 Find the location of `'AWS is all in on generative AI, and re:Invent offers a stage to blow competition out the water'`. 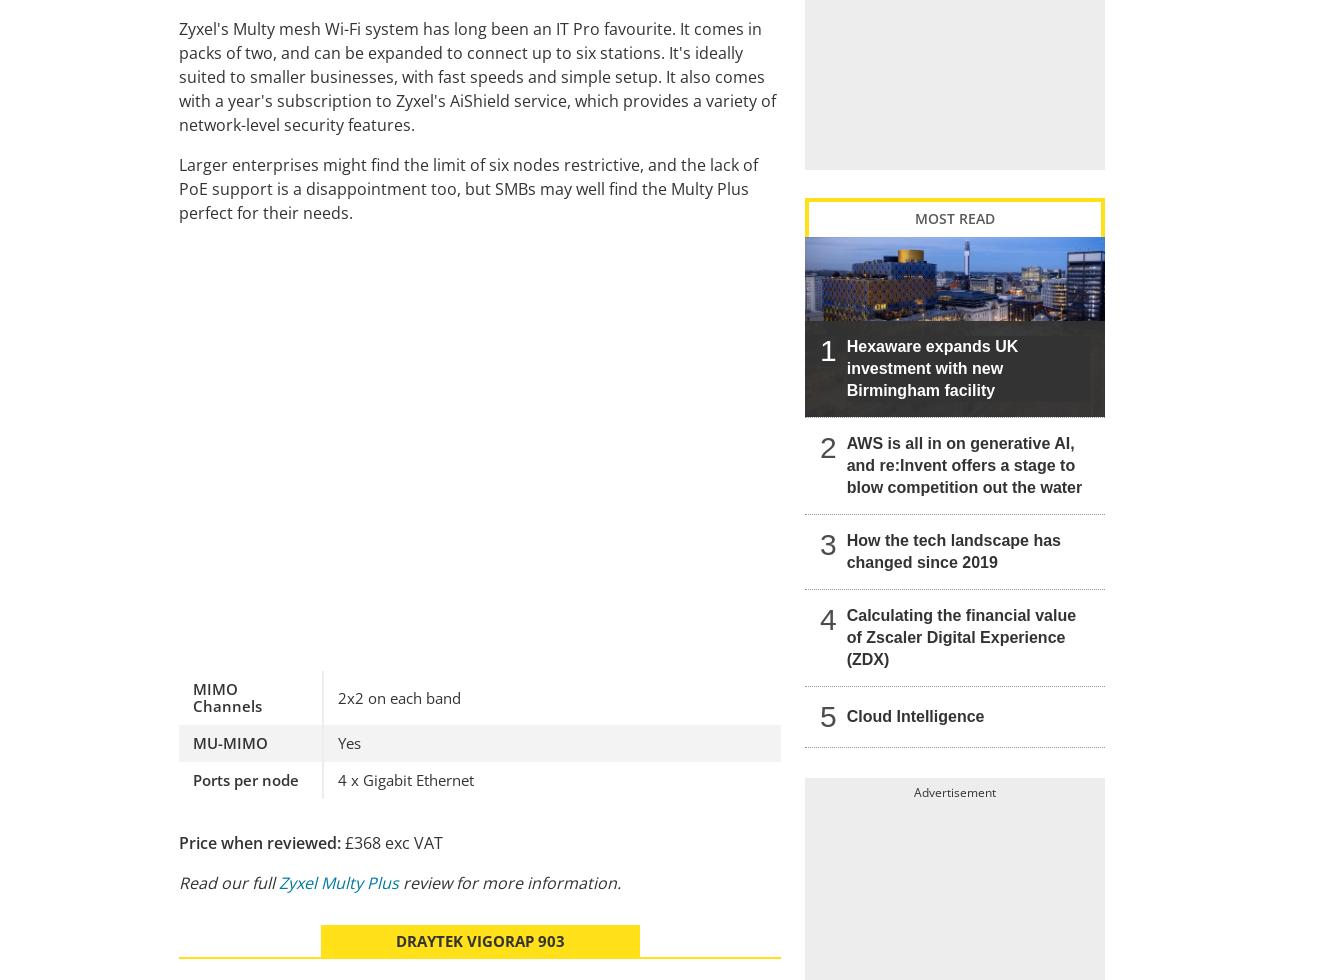

'AWS is all in on generative AI, and re:Invent offers a stage to blow competition out the water' is located at coordinates (963, 464).